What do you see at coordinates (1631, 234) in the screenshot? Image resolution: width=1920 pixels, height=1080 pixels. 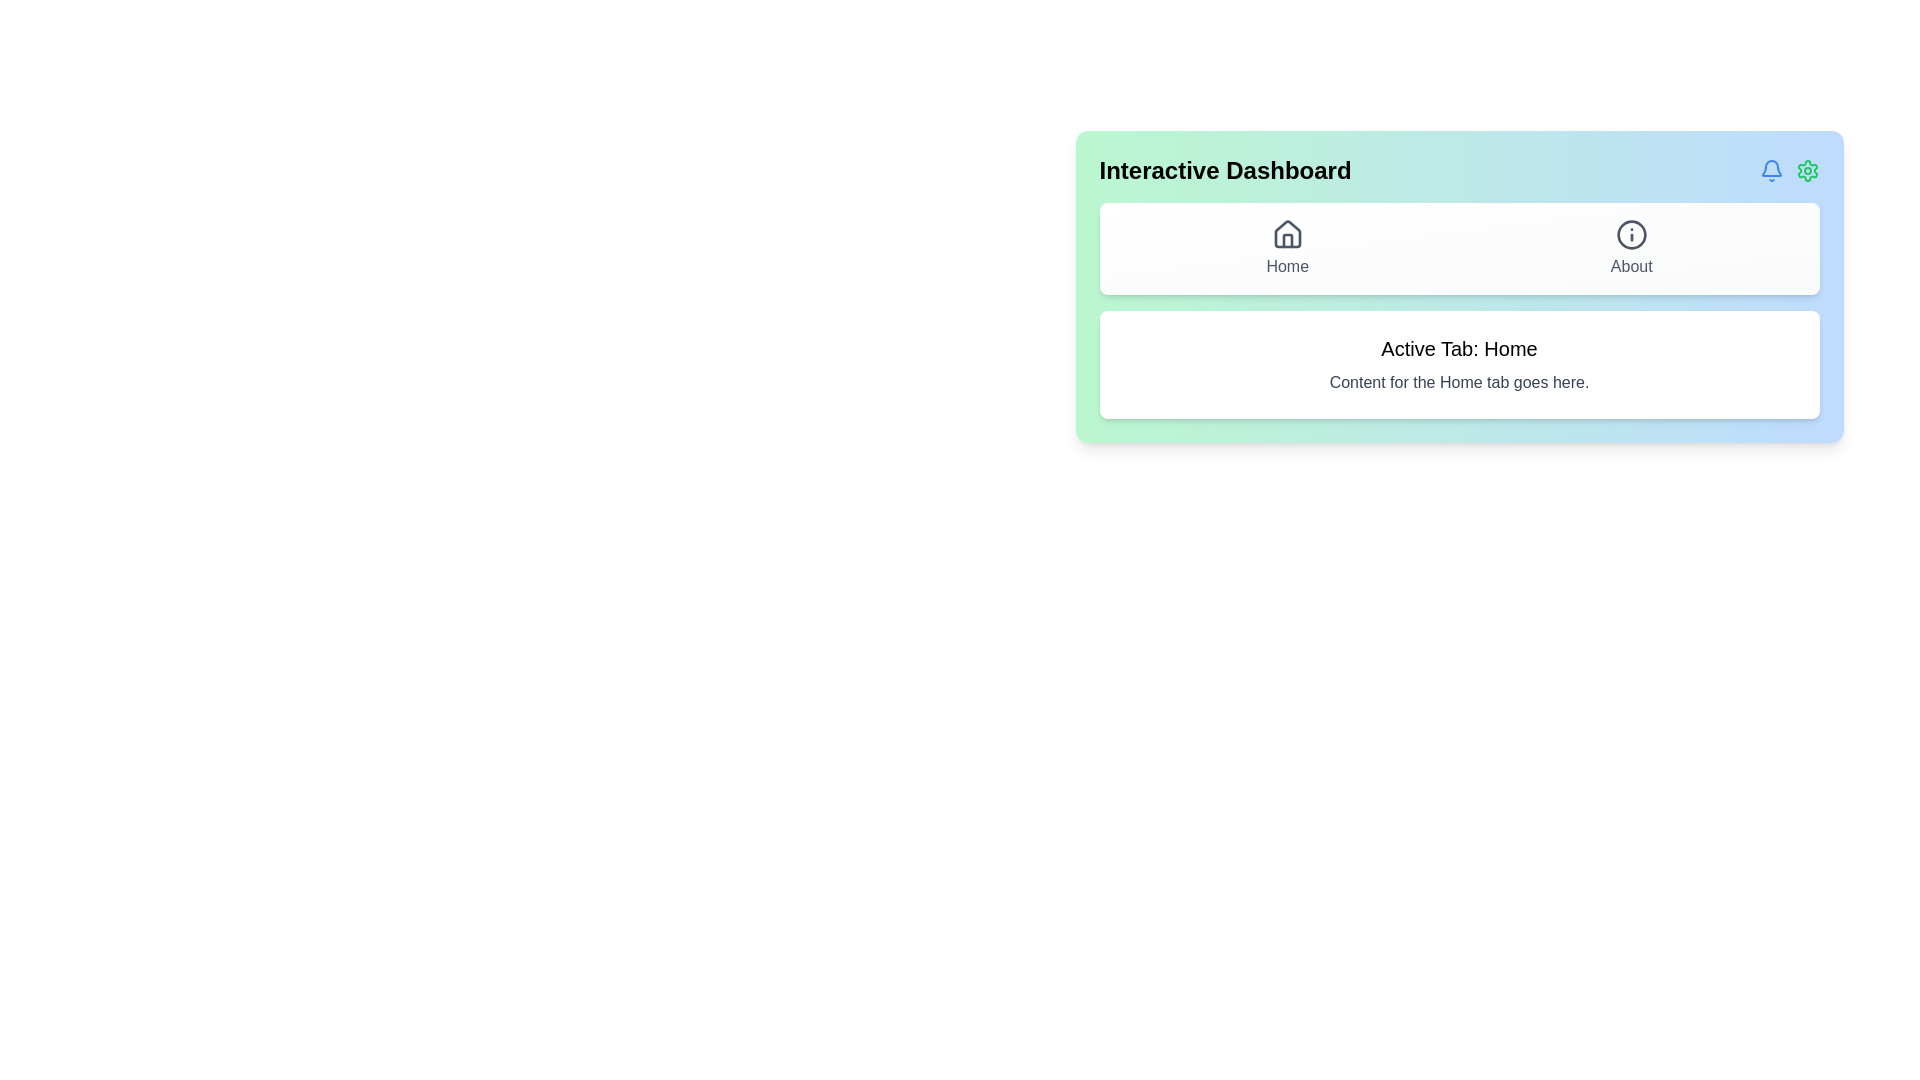 I see `the 'About' icon located in the top-right section of the interface to potentially trigger a tooltip` at bounding box center [1631, 234].